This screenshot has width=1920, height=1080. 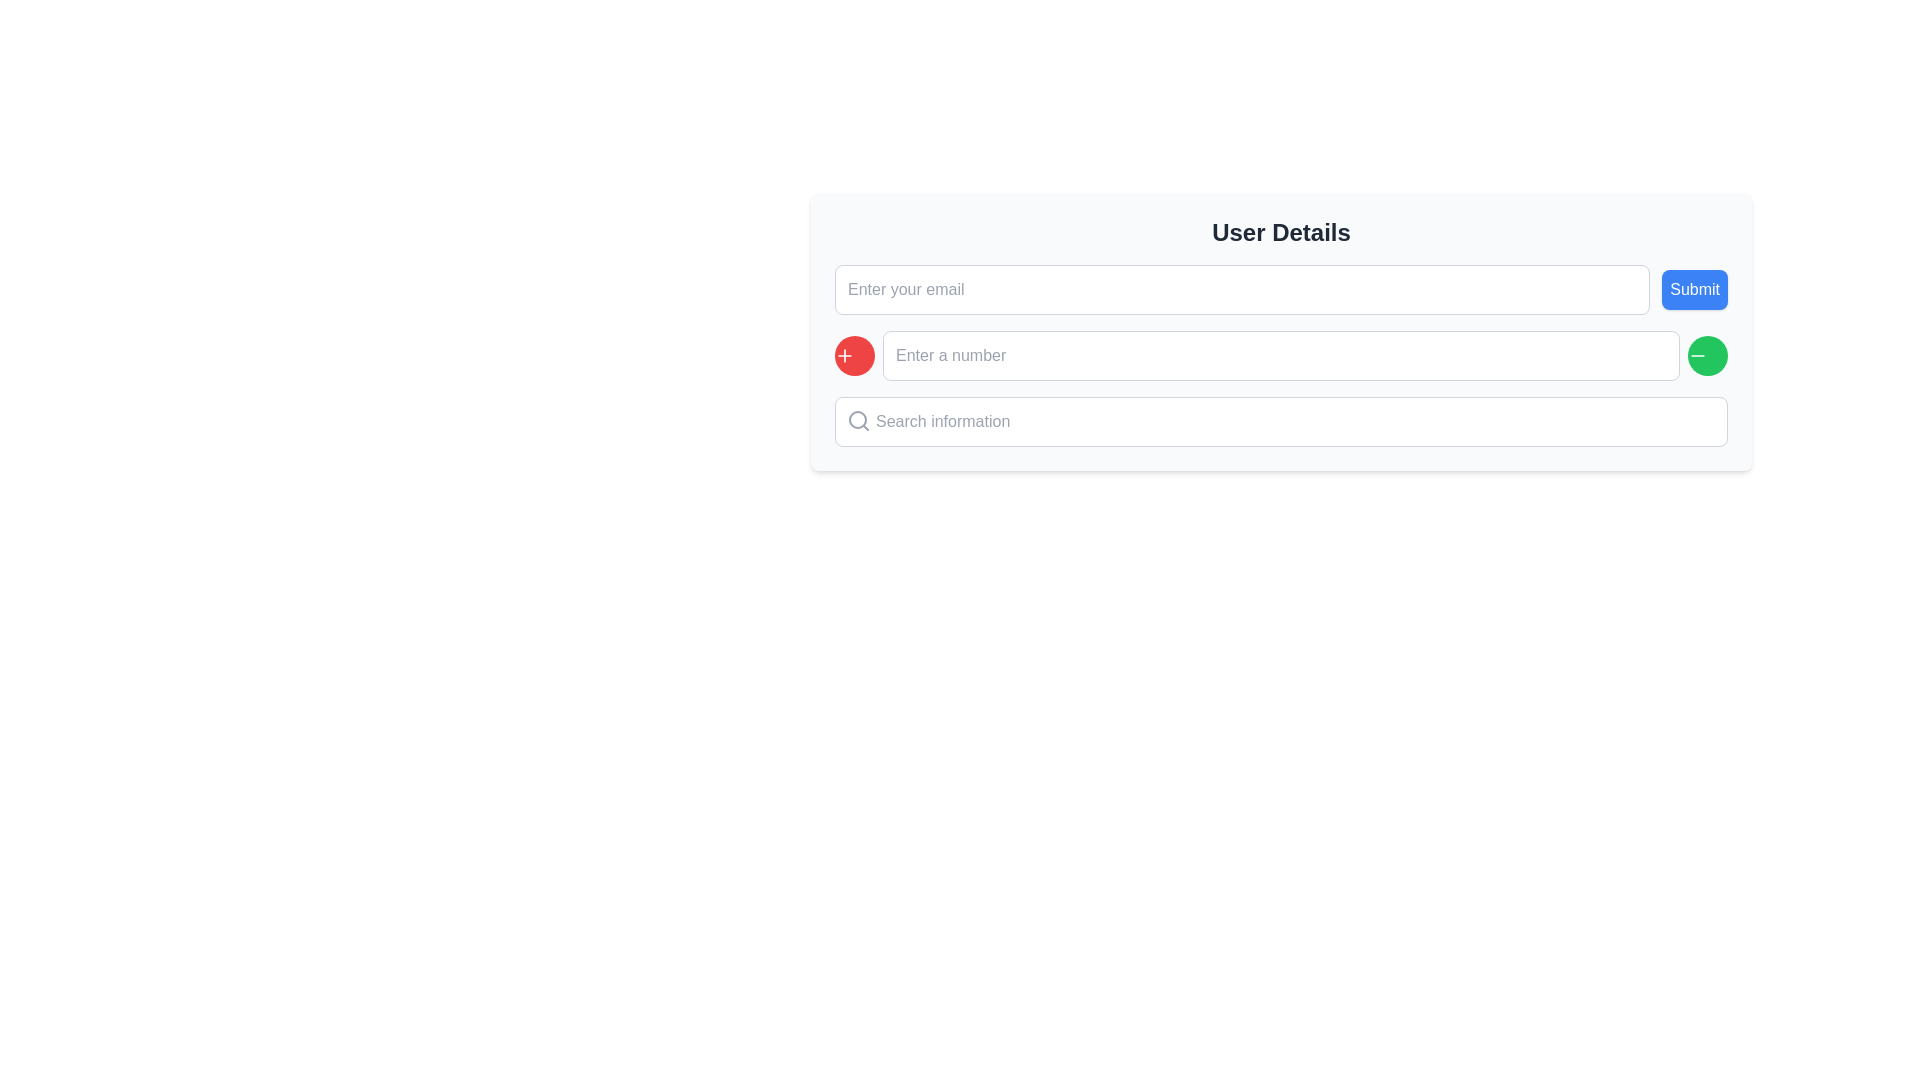 What do you see at coordinates (858, 419) in the screenshot?
I see `the circular component of the magnifying glass icon, which has a thin border and is part of the search functionality, located to the left of the 'Search information' text input field` at bounding box center [858, 419].